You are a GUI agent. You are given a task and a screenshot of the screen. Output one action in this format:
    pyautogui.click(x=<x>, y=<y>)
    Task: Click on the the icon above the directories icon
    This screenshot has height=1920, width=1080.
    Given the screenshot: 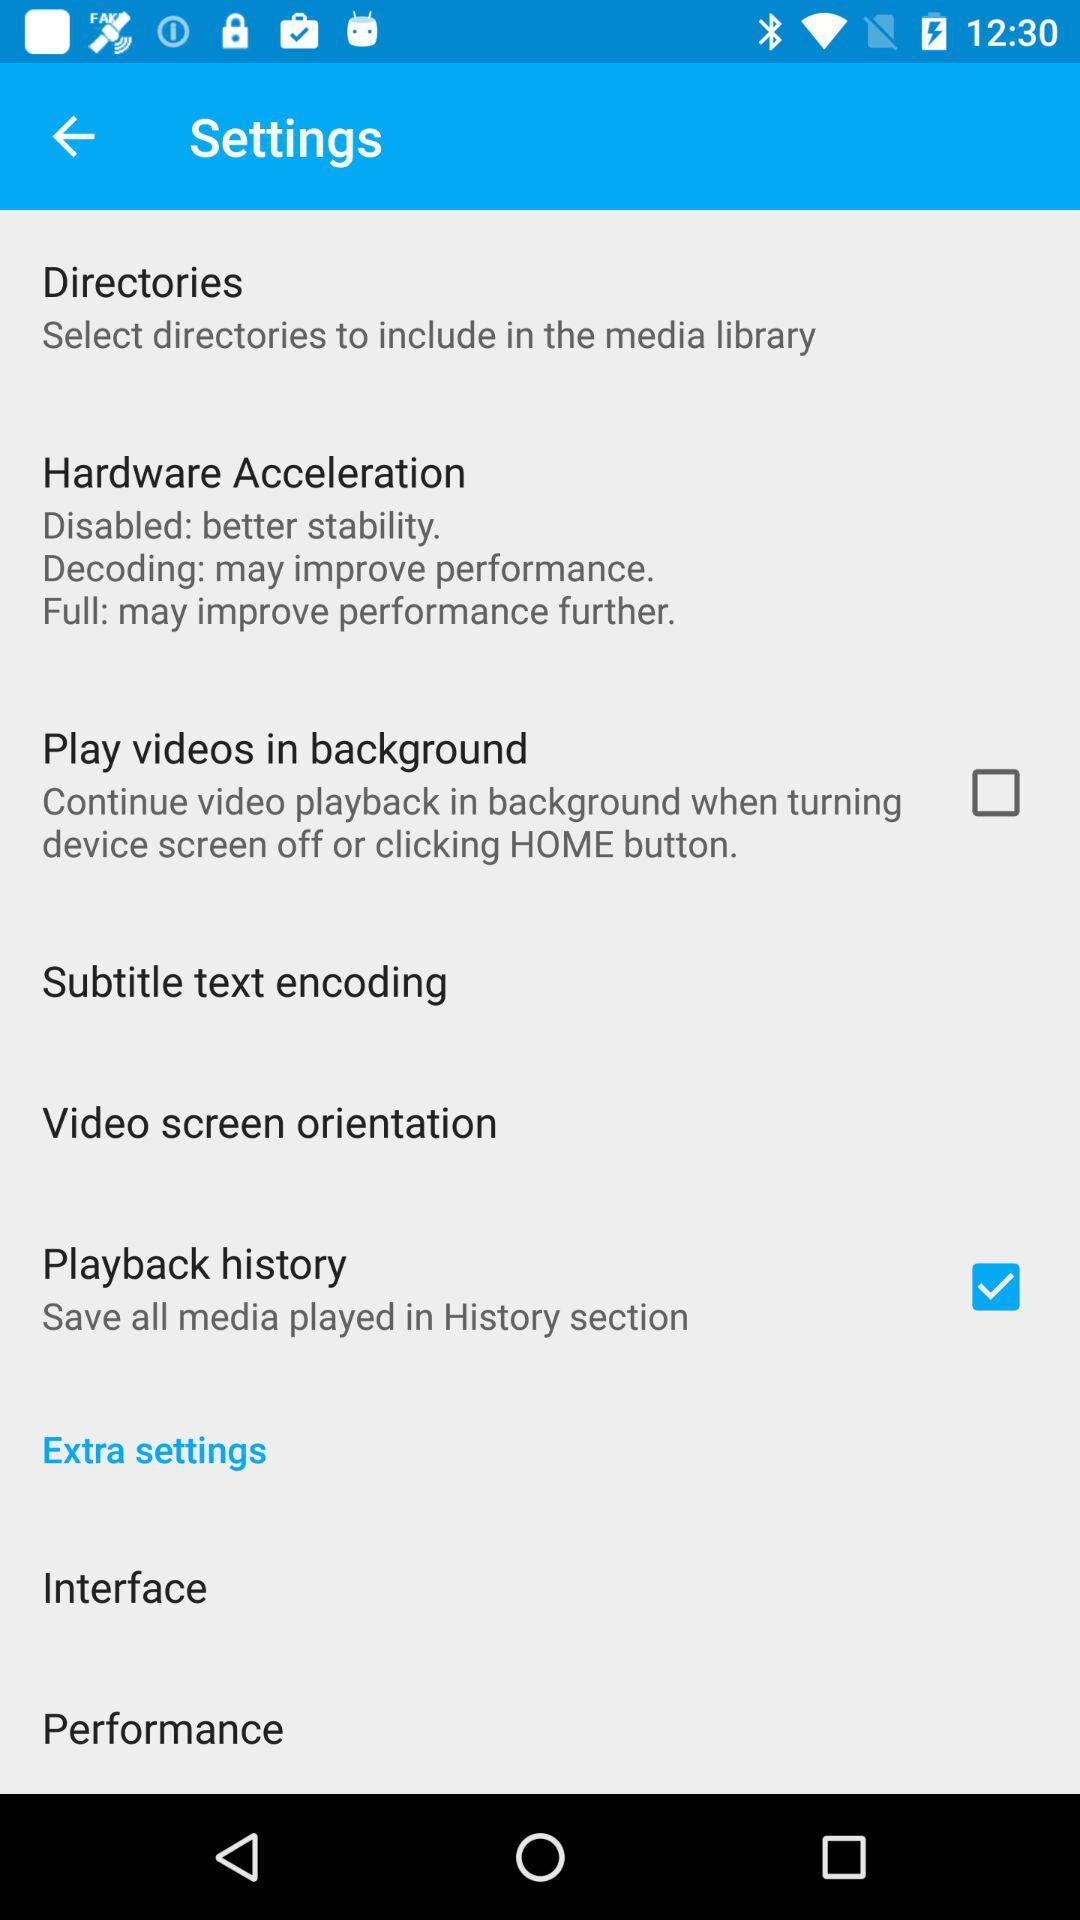 What is the action you would take?
    pyautogui.click(x=72, y=135)
    